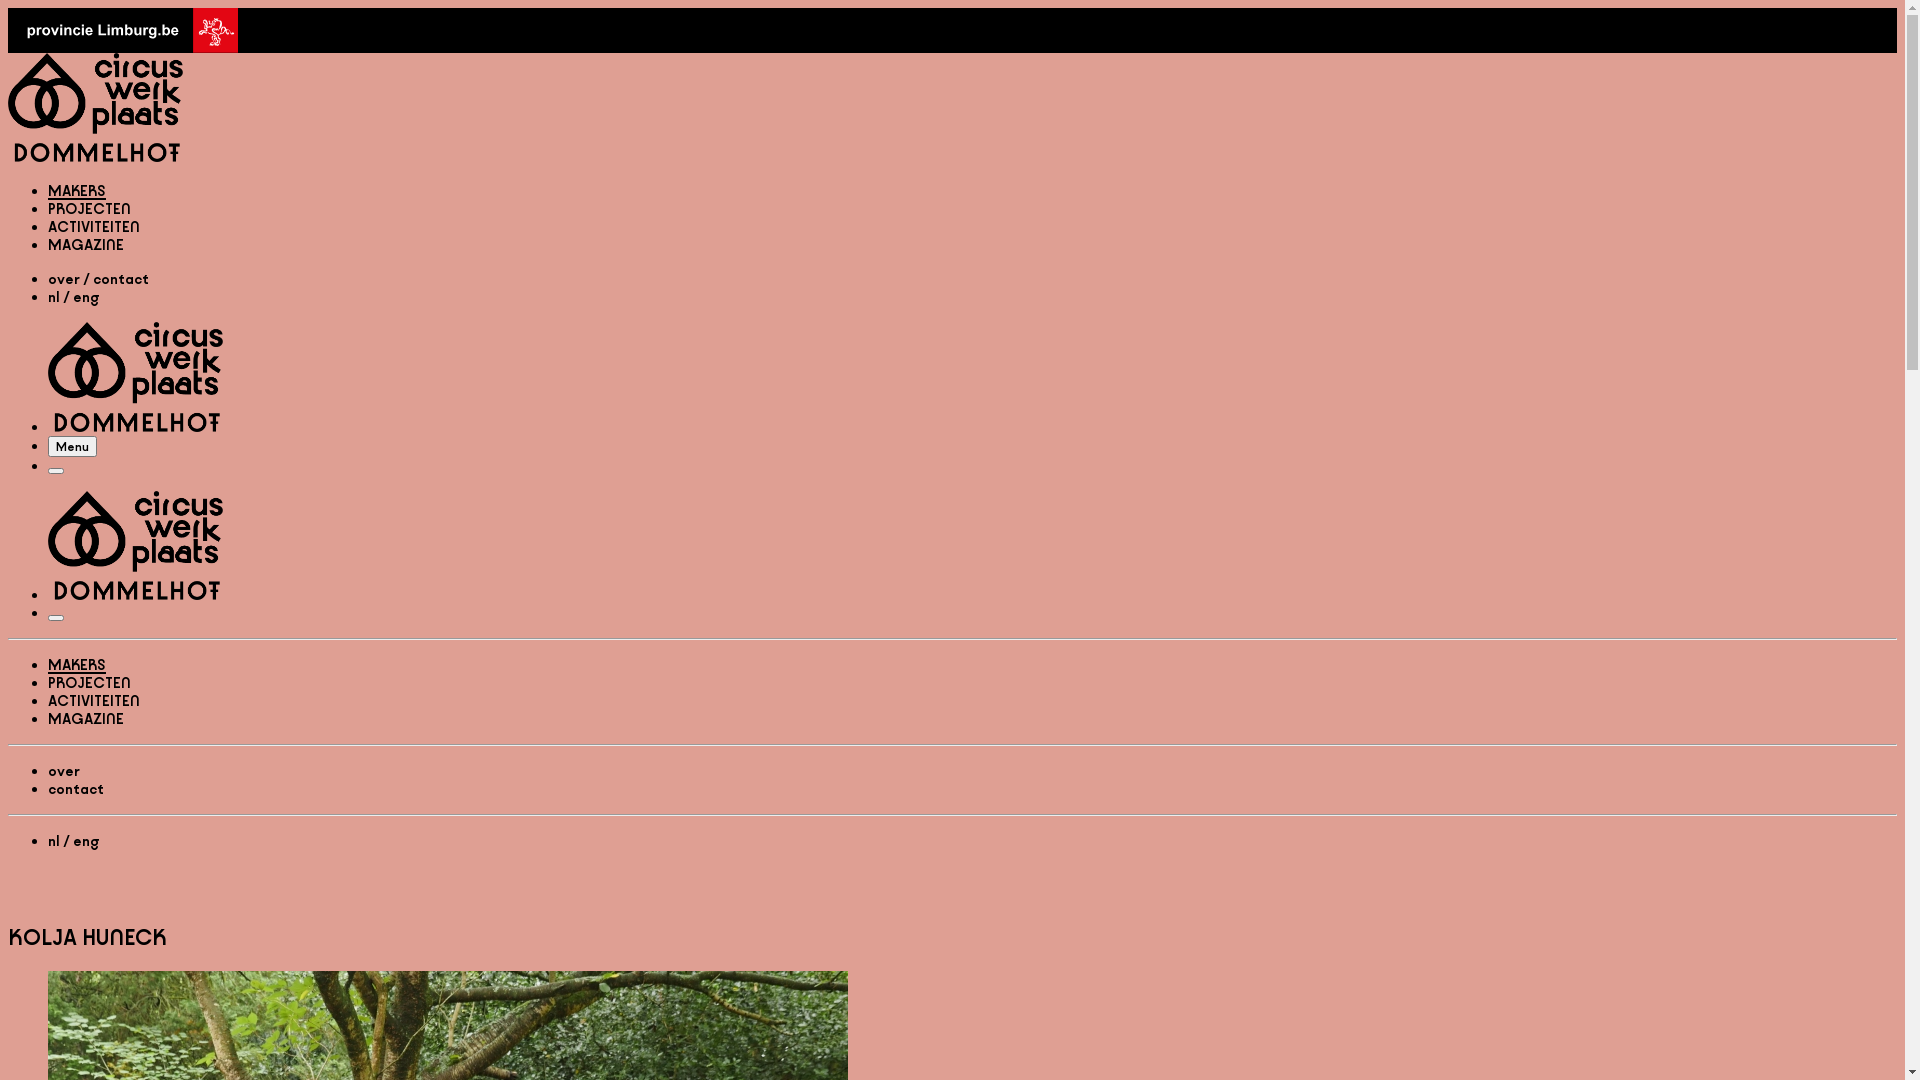  I want to click on 'contact', so click(76, 787).